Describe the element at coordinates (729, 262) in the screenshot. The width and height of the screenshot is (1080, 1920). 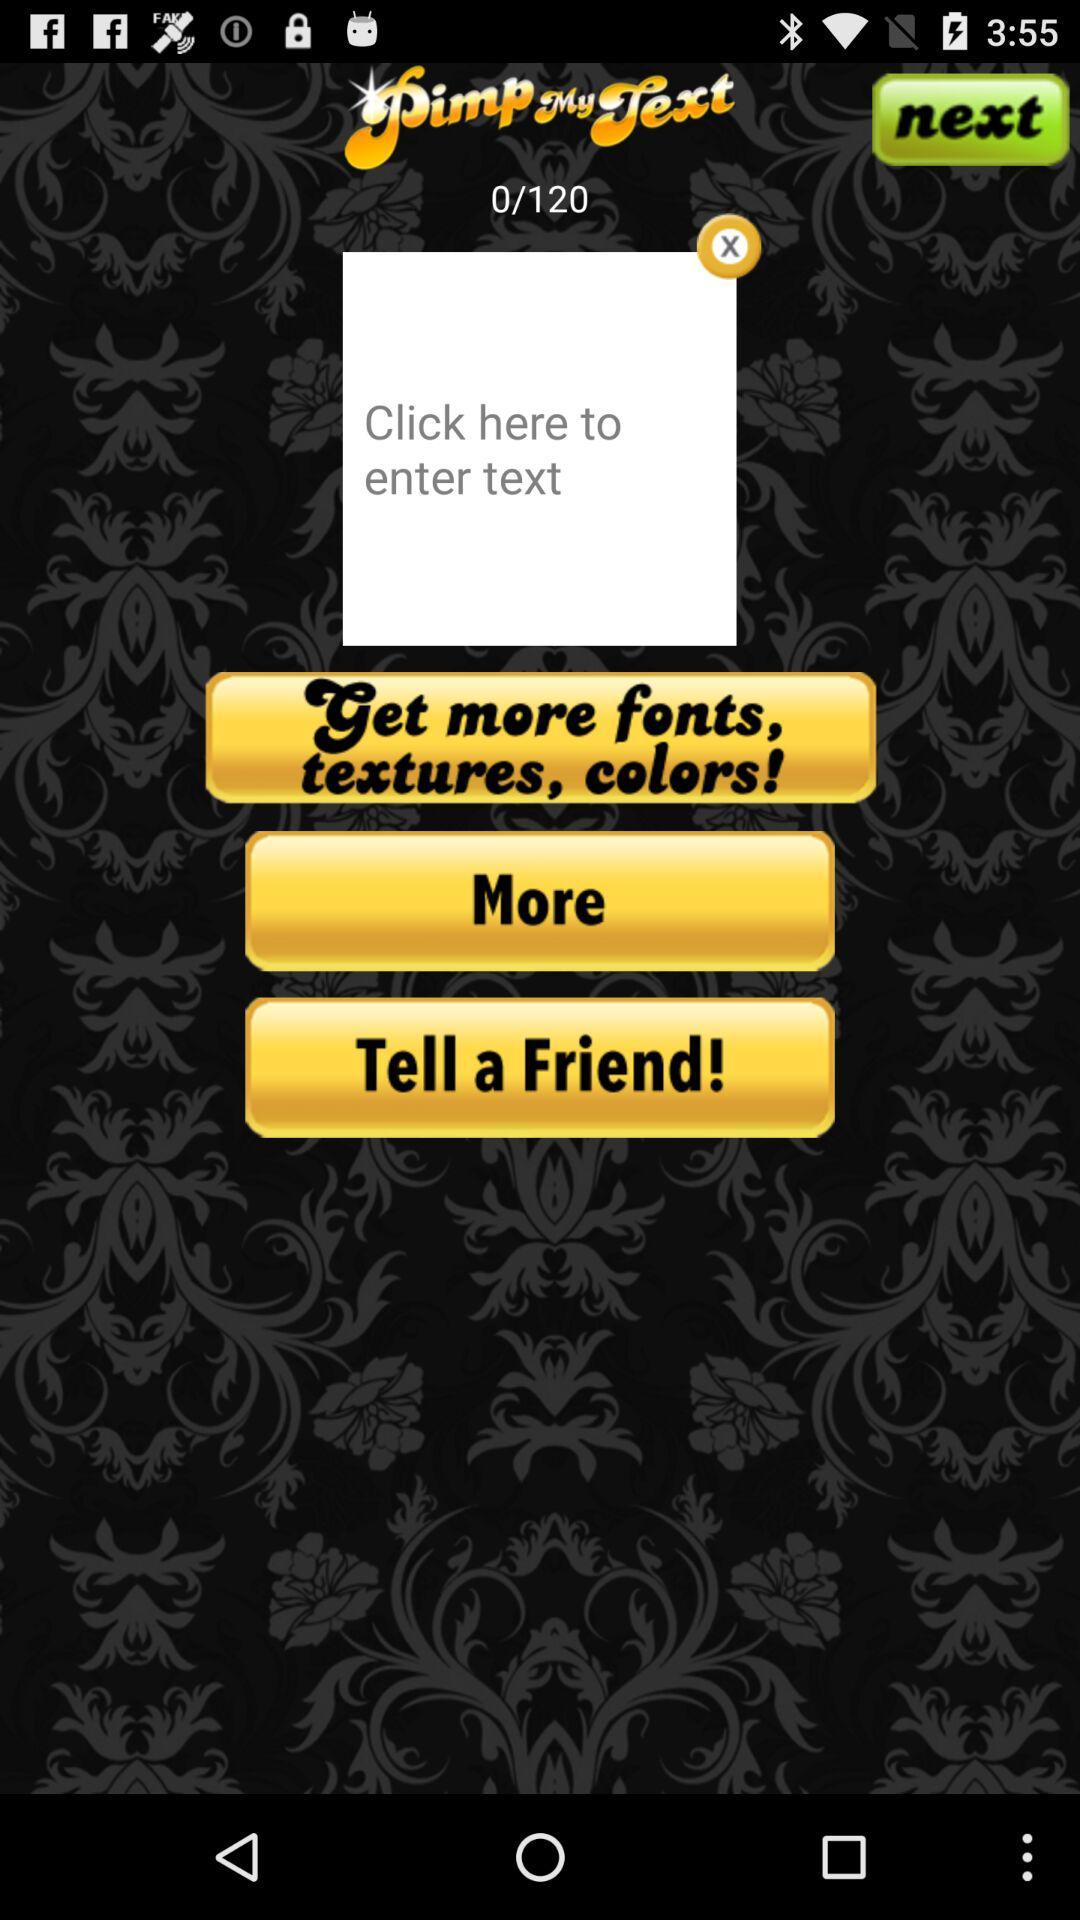
I see `the close icon` at that location.